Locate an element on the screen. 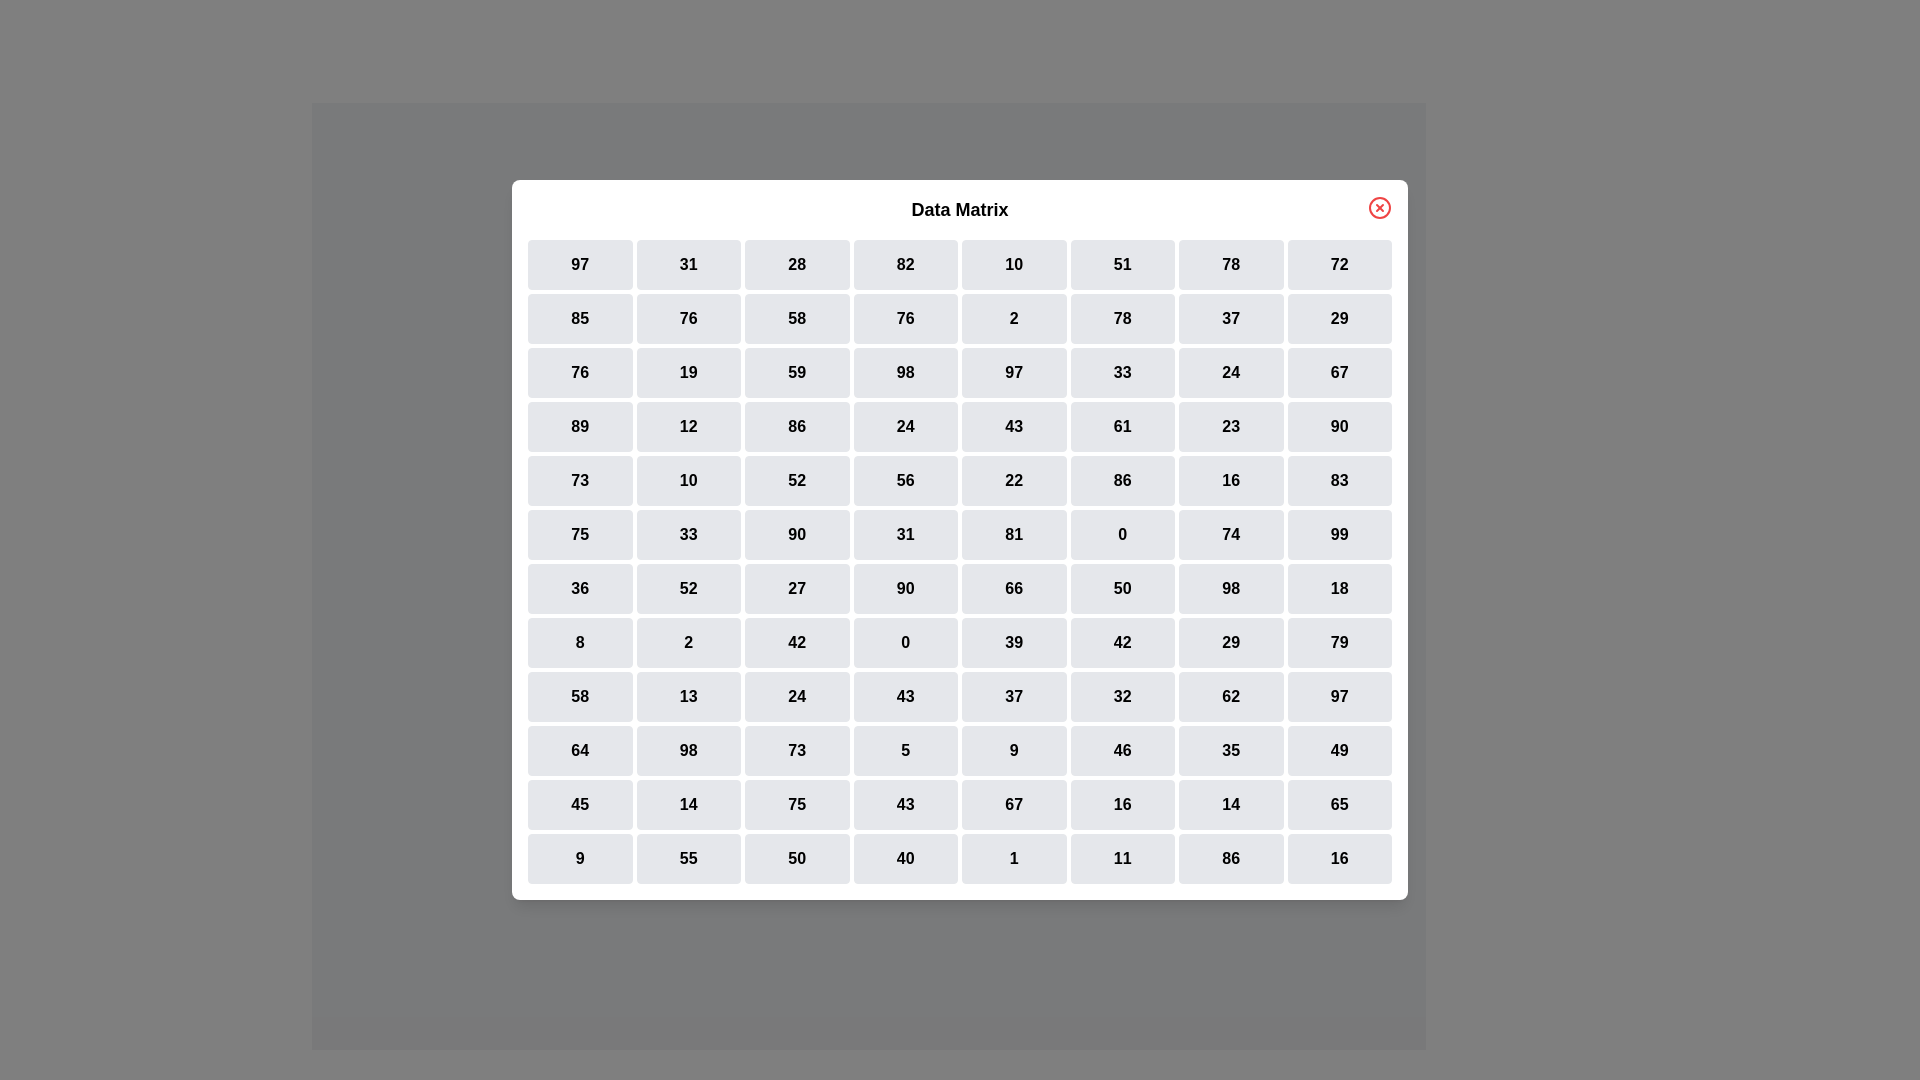 The width and height of the screenshot is (1920, 1080). the close button to close the dialog is located at coordinates (1379, 208).